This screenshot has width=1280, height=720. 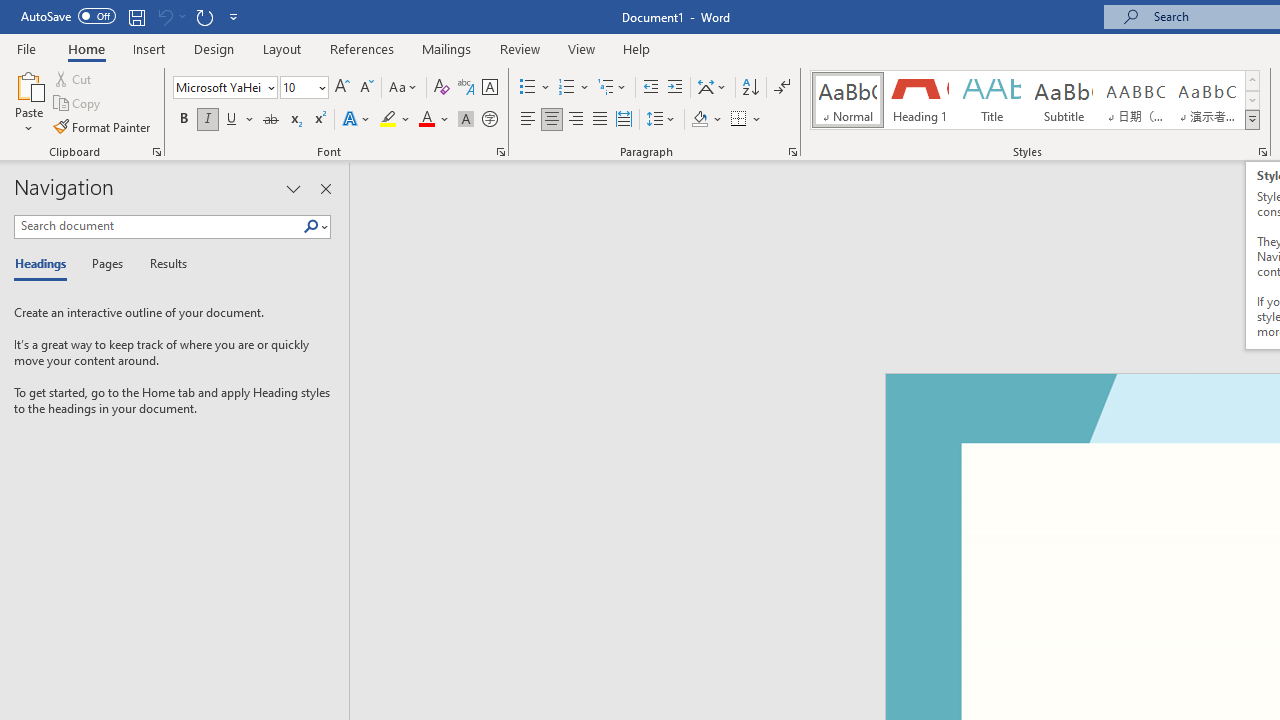 What do you see at coordinates (464, 86) in the screenshot?
I see `'Phonetic Guide...'` at bounding box center [464, 86].